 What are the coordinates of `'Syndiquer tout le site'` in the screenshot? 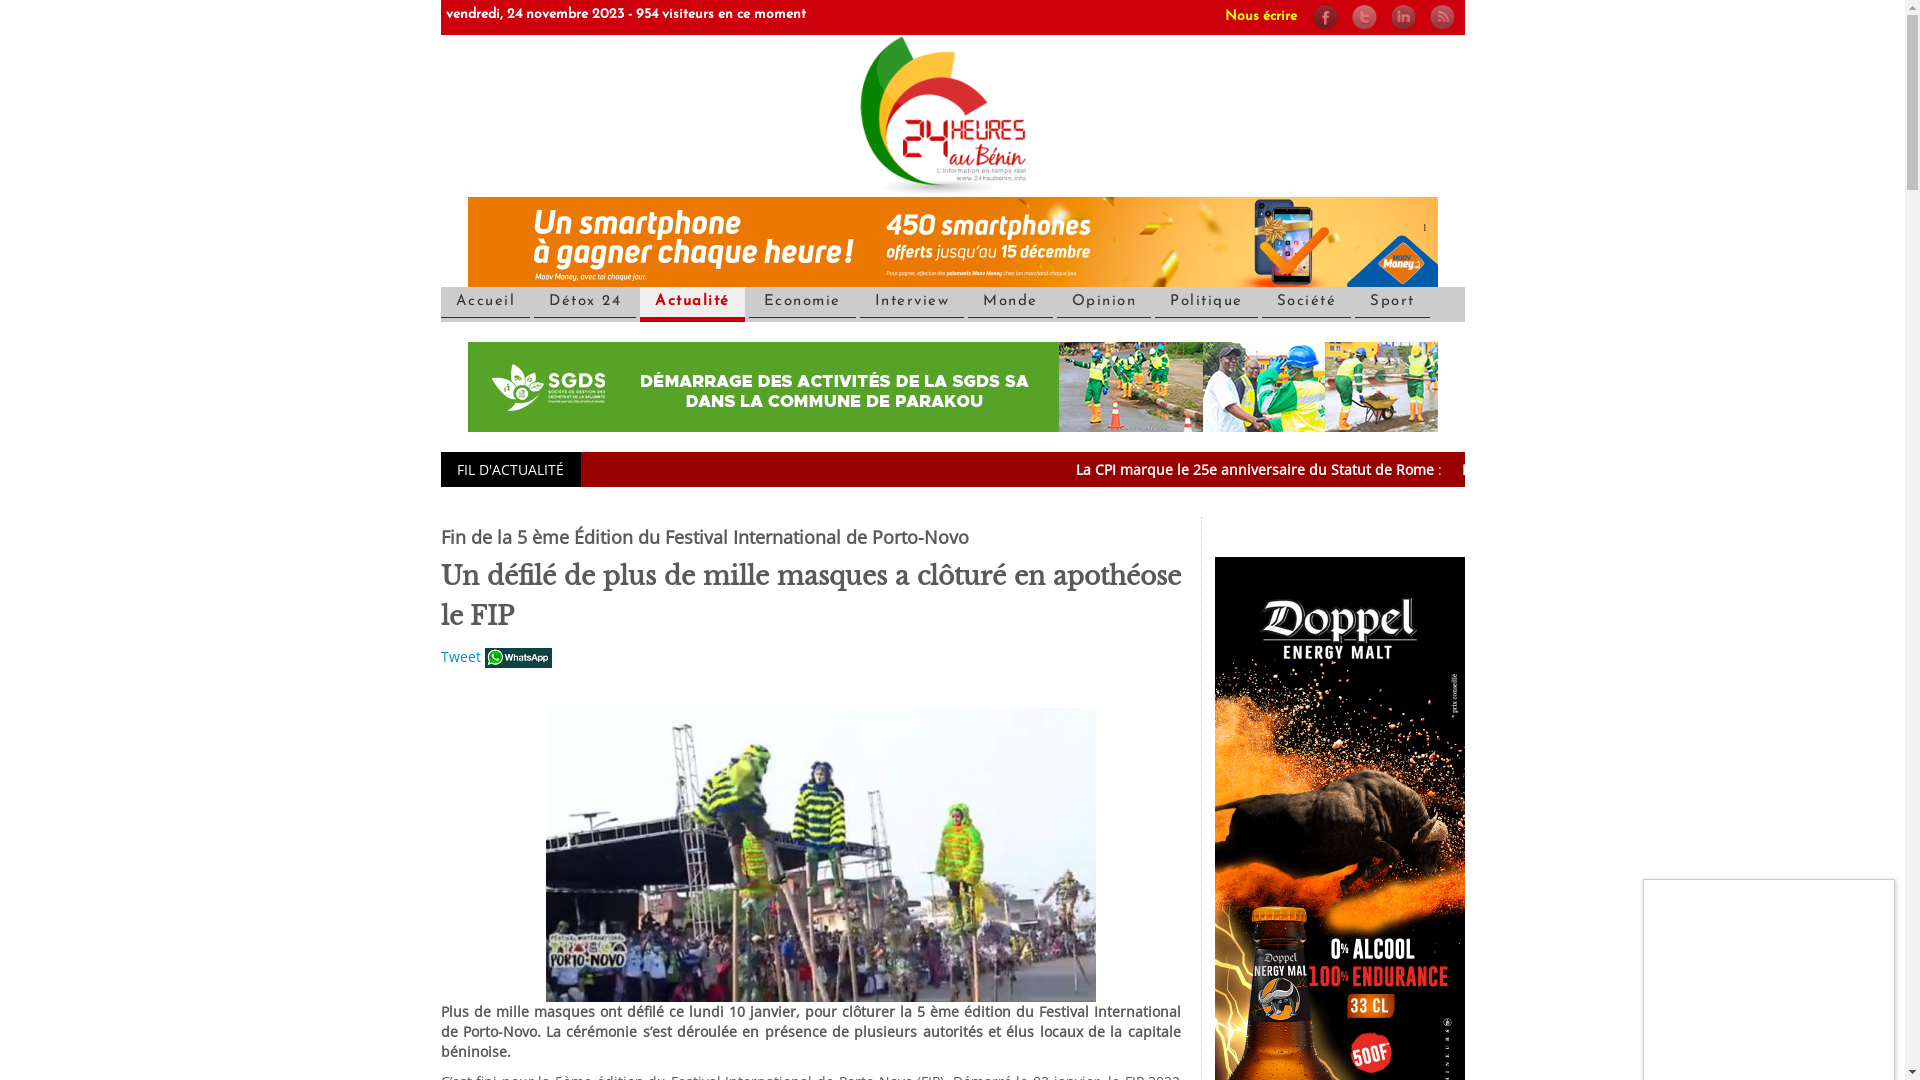 It's located at (1447, 16).